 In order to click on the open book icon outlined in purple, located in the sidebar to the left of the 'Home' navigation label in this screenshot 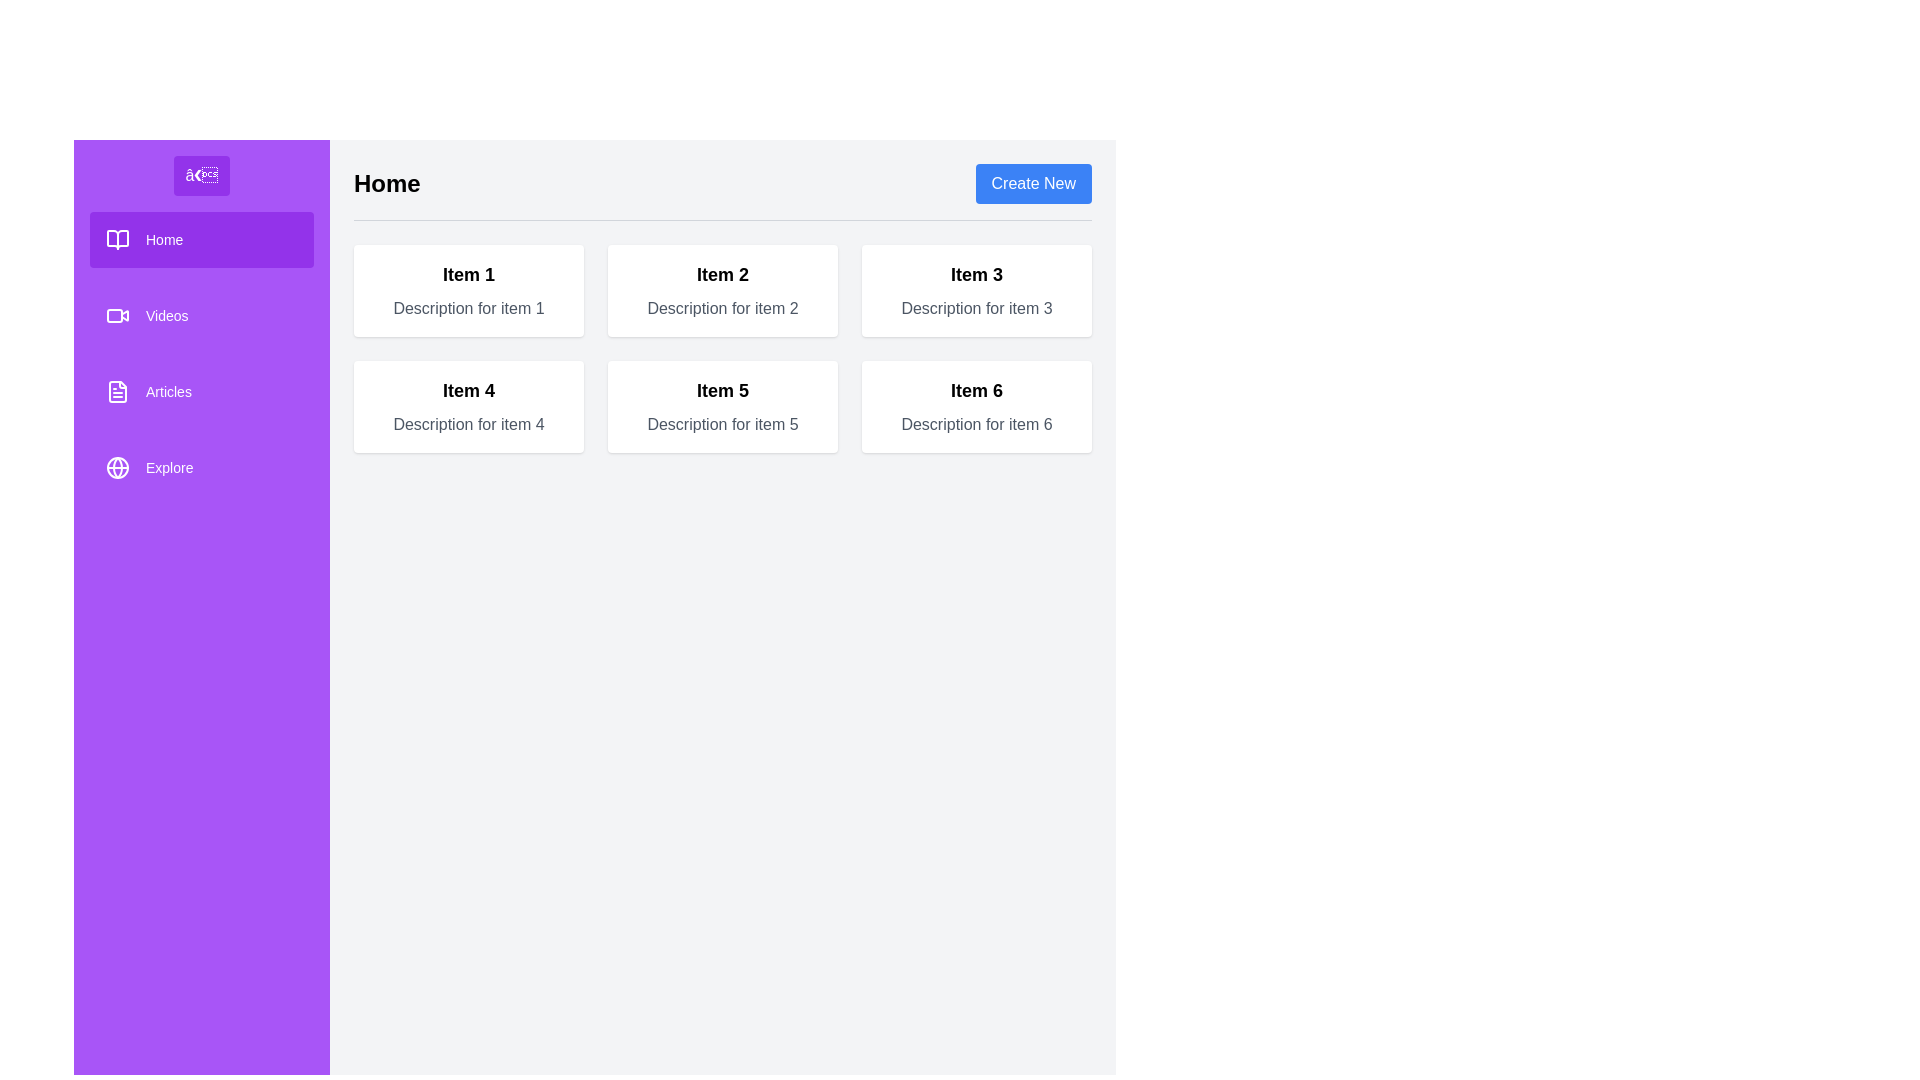, I will do `click(117, 238)`.